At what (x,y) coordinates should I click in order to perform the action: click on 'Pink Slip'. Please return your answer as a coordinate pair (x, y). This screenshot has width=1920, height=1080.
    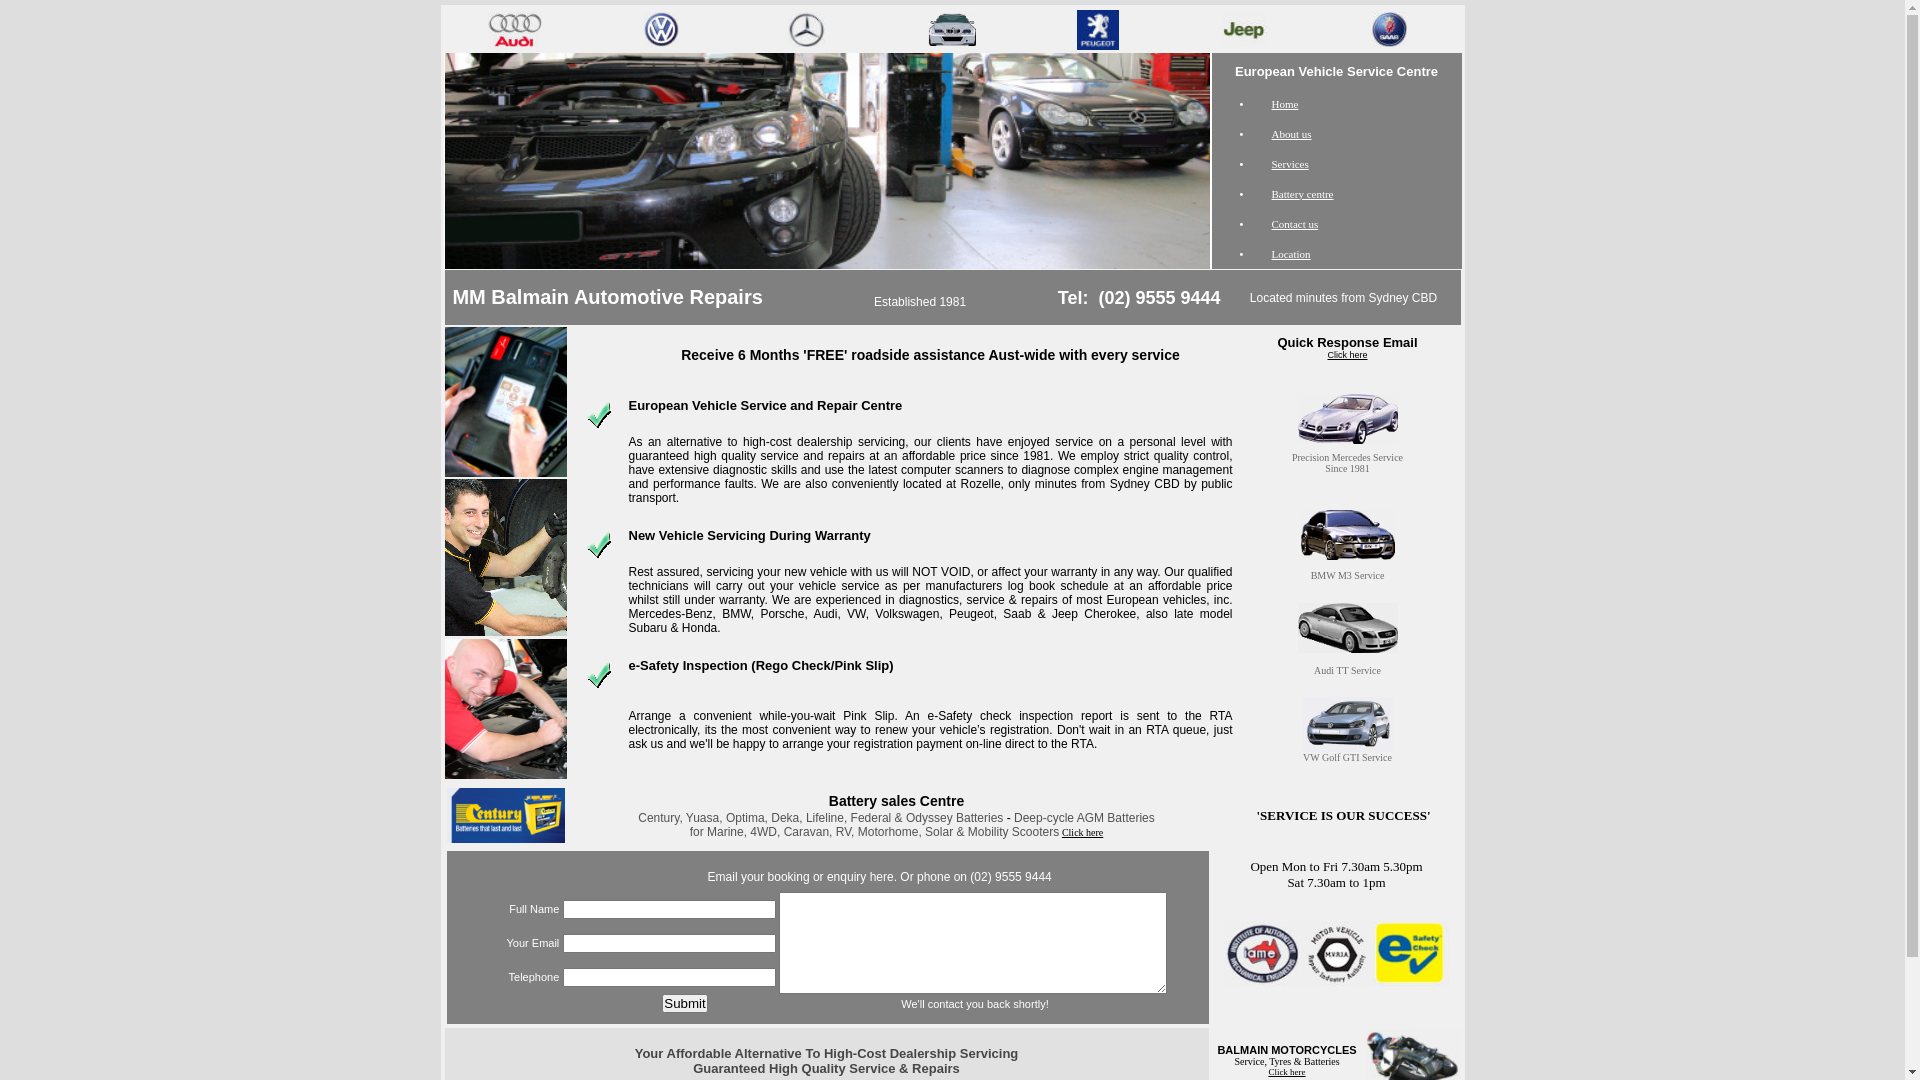
    Looking at the image, I should click on (843, 715).